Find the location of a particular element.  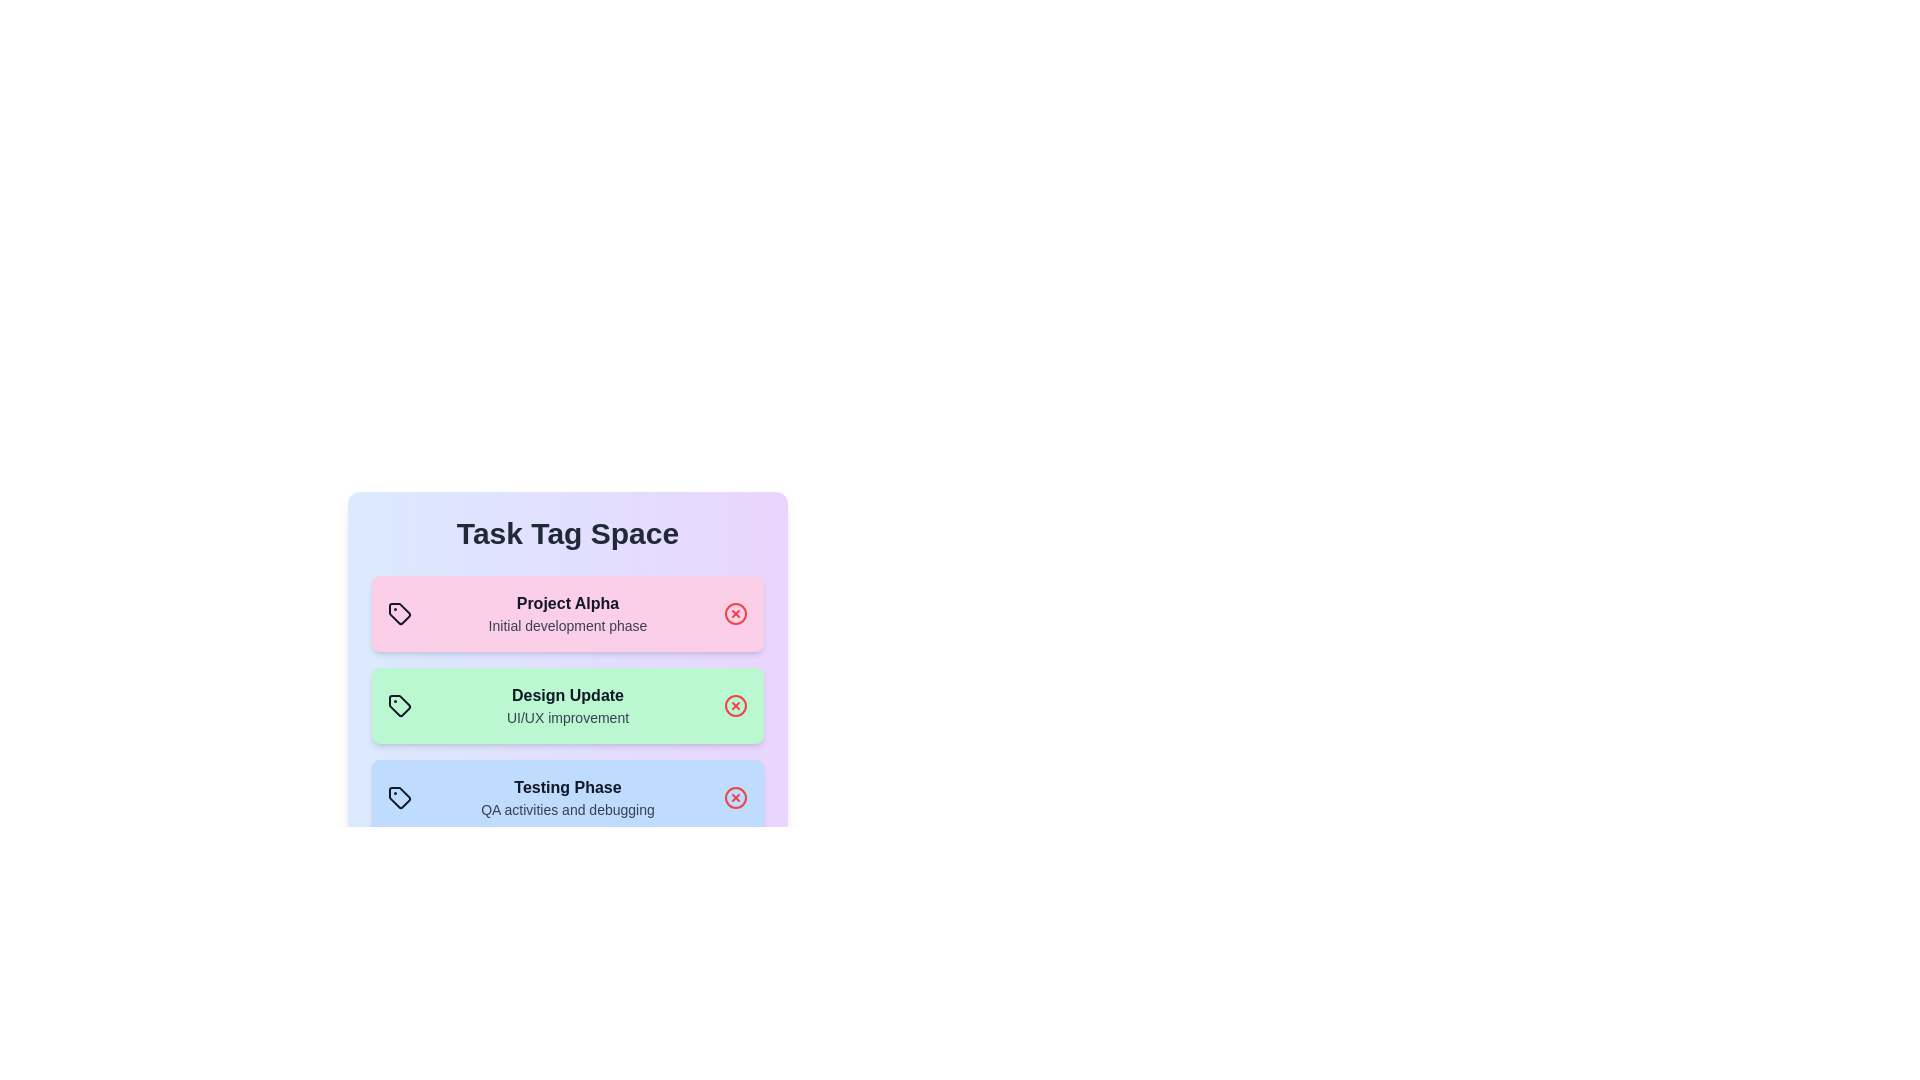

the tag icon corresponding to Project Alpha to highlight it is located at coordinates (399, 612).